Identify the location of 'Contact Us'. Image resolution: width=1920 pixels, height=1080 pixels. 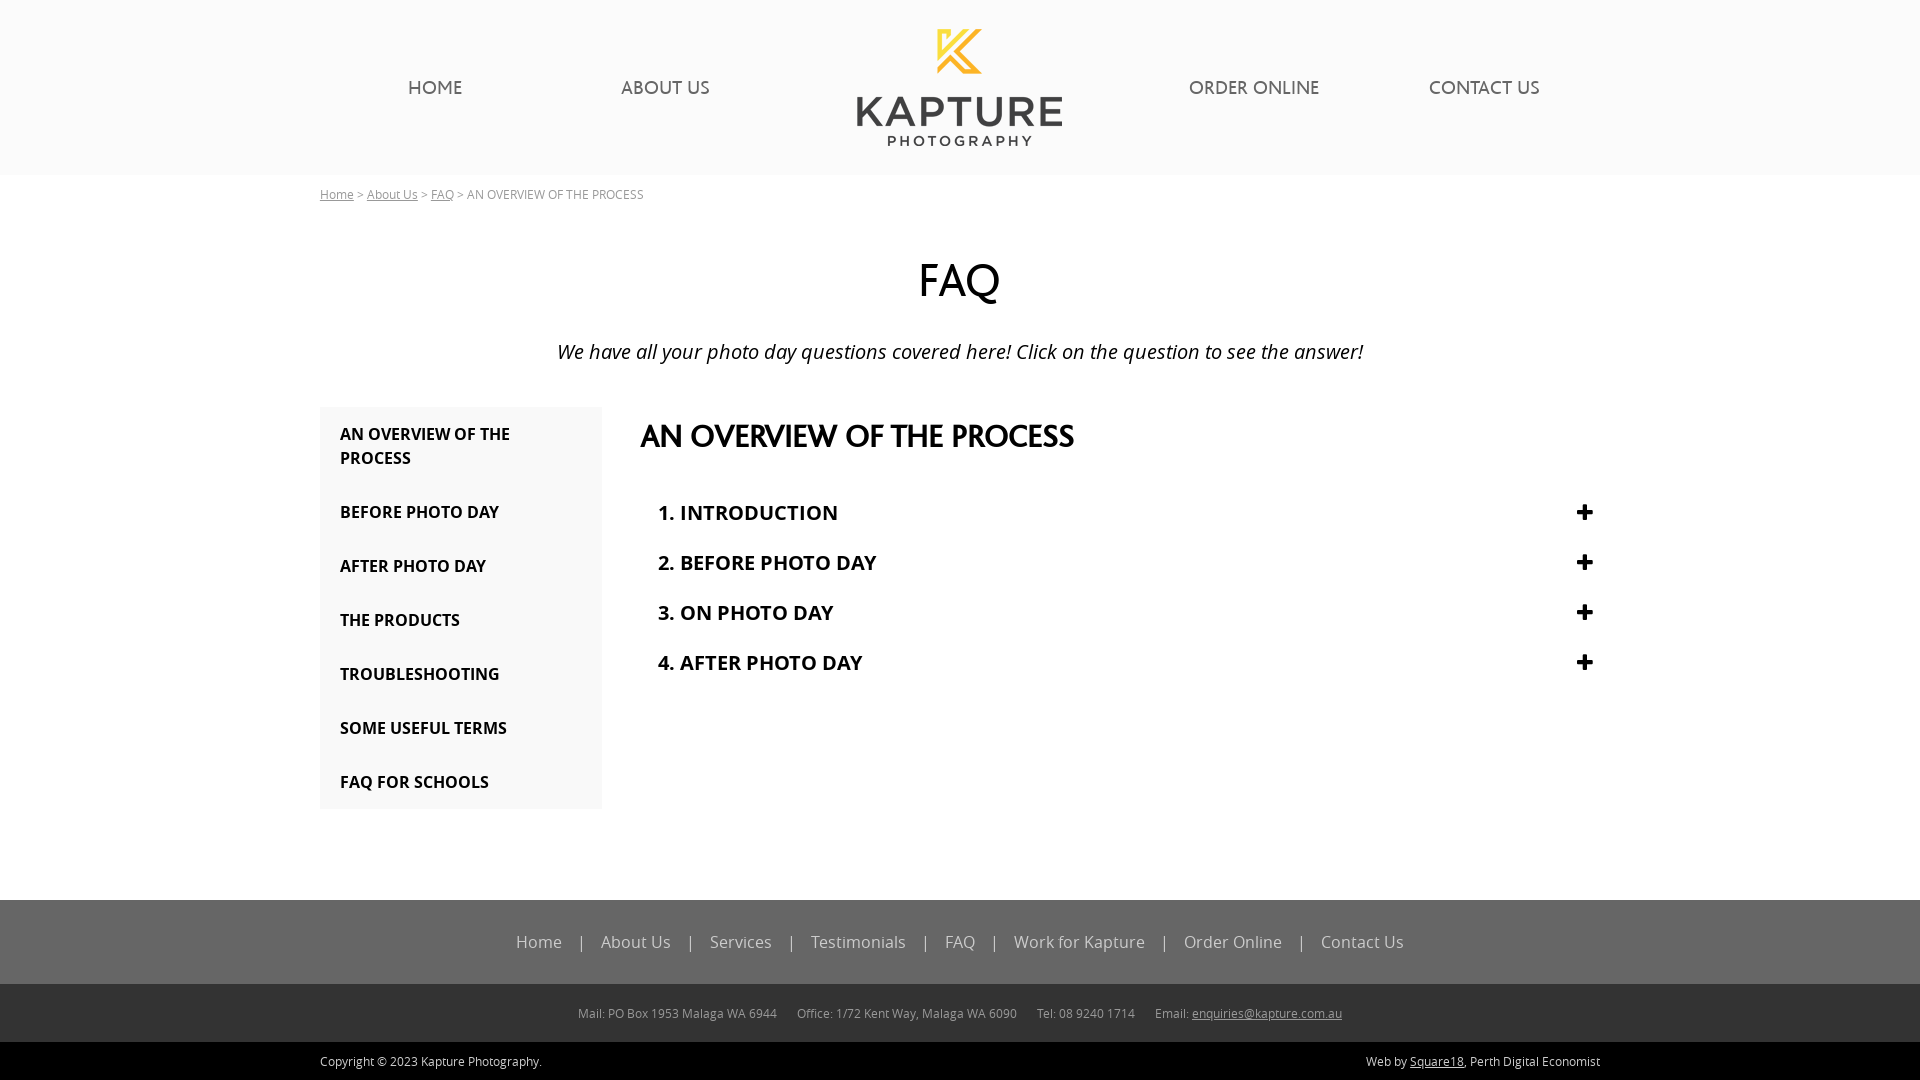
(1361, 941).